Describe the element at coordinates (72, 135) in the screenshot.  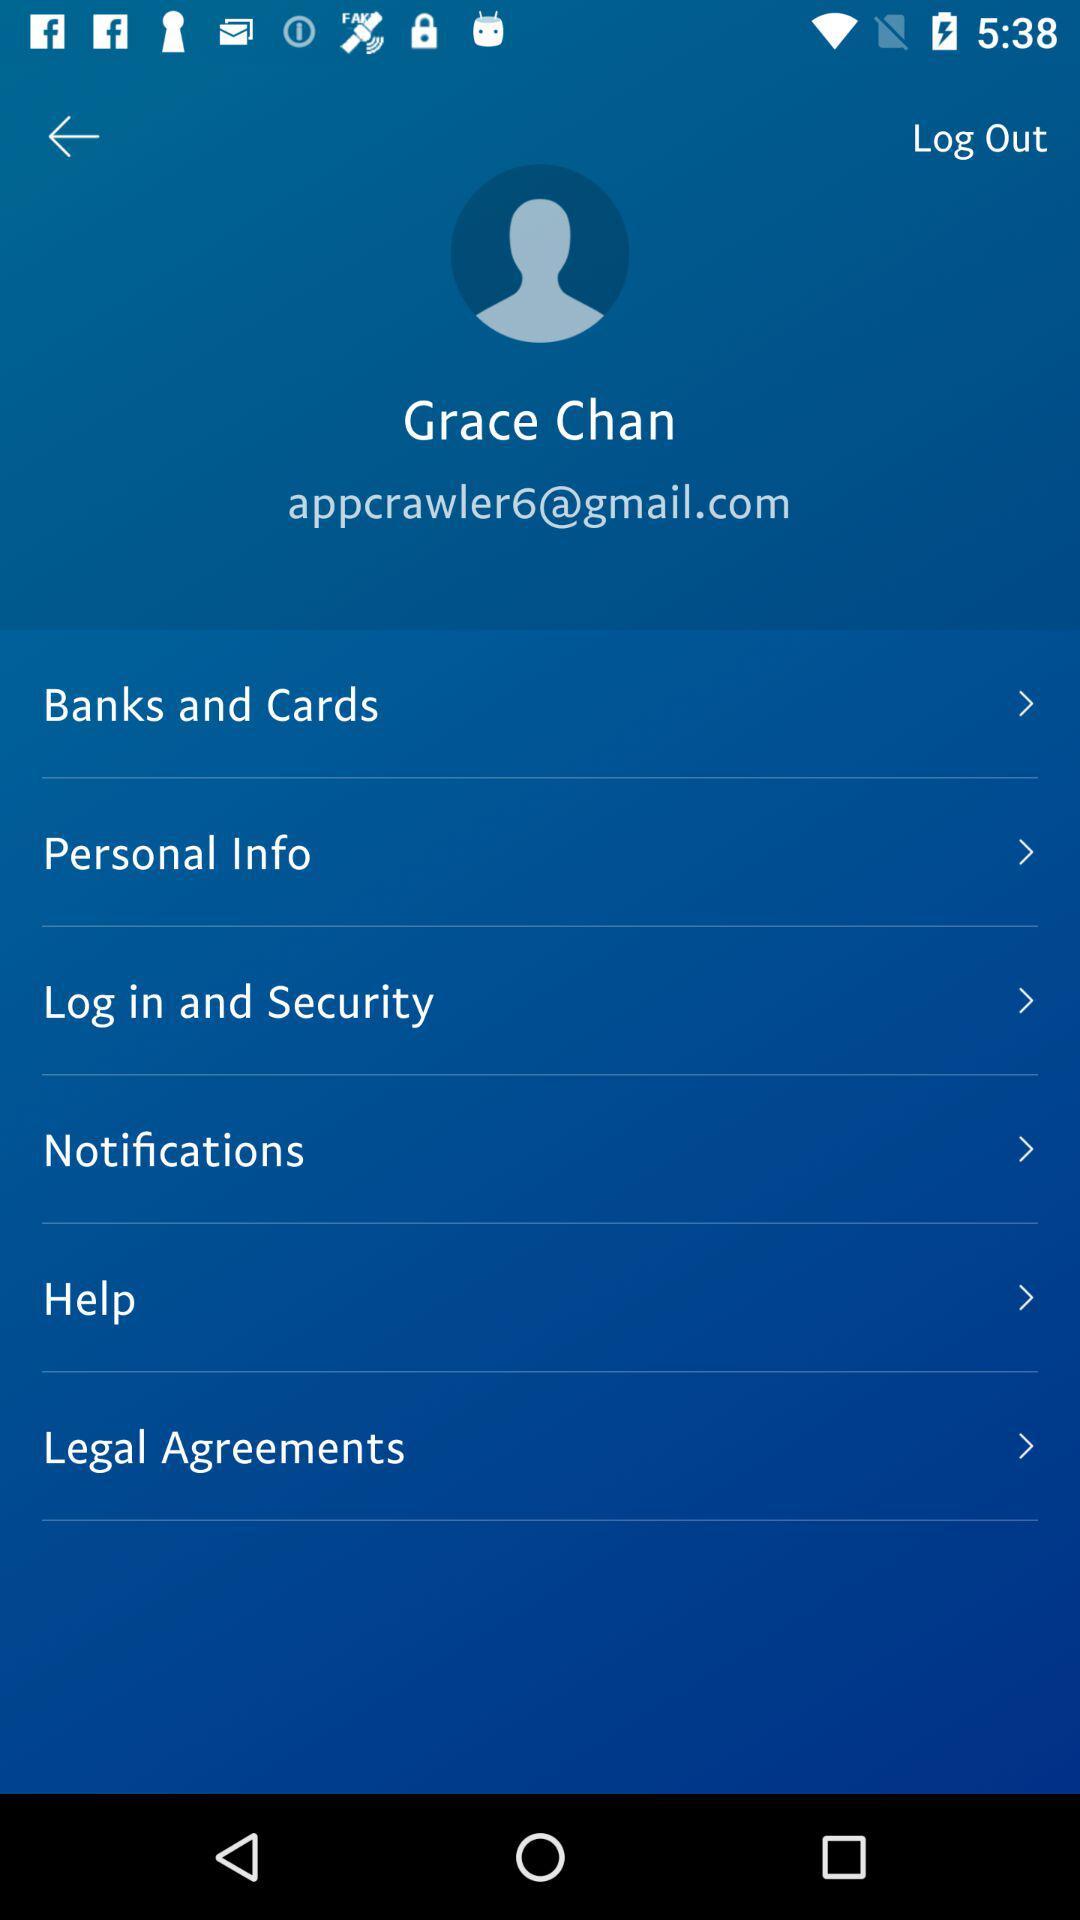
I see `the icon above the banks and cards icon` at that location.